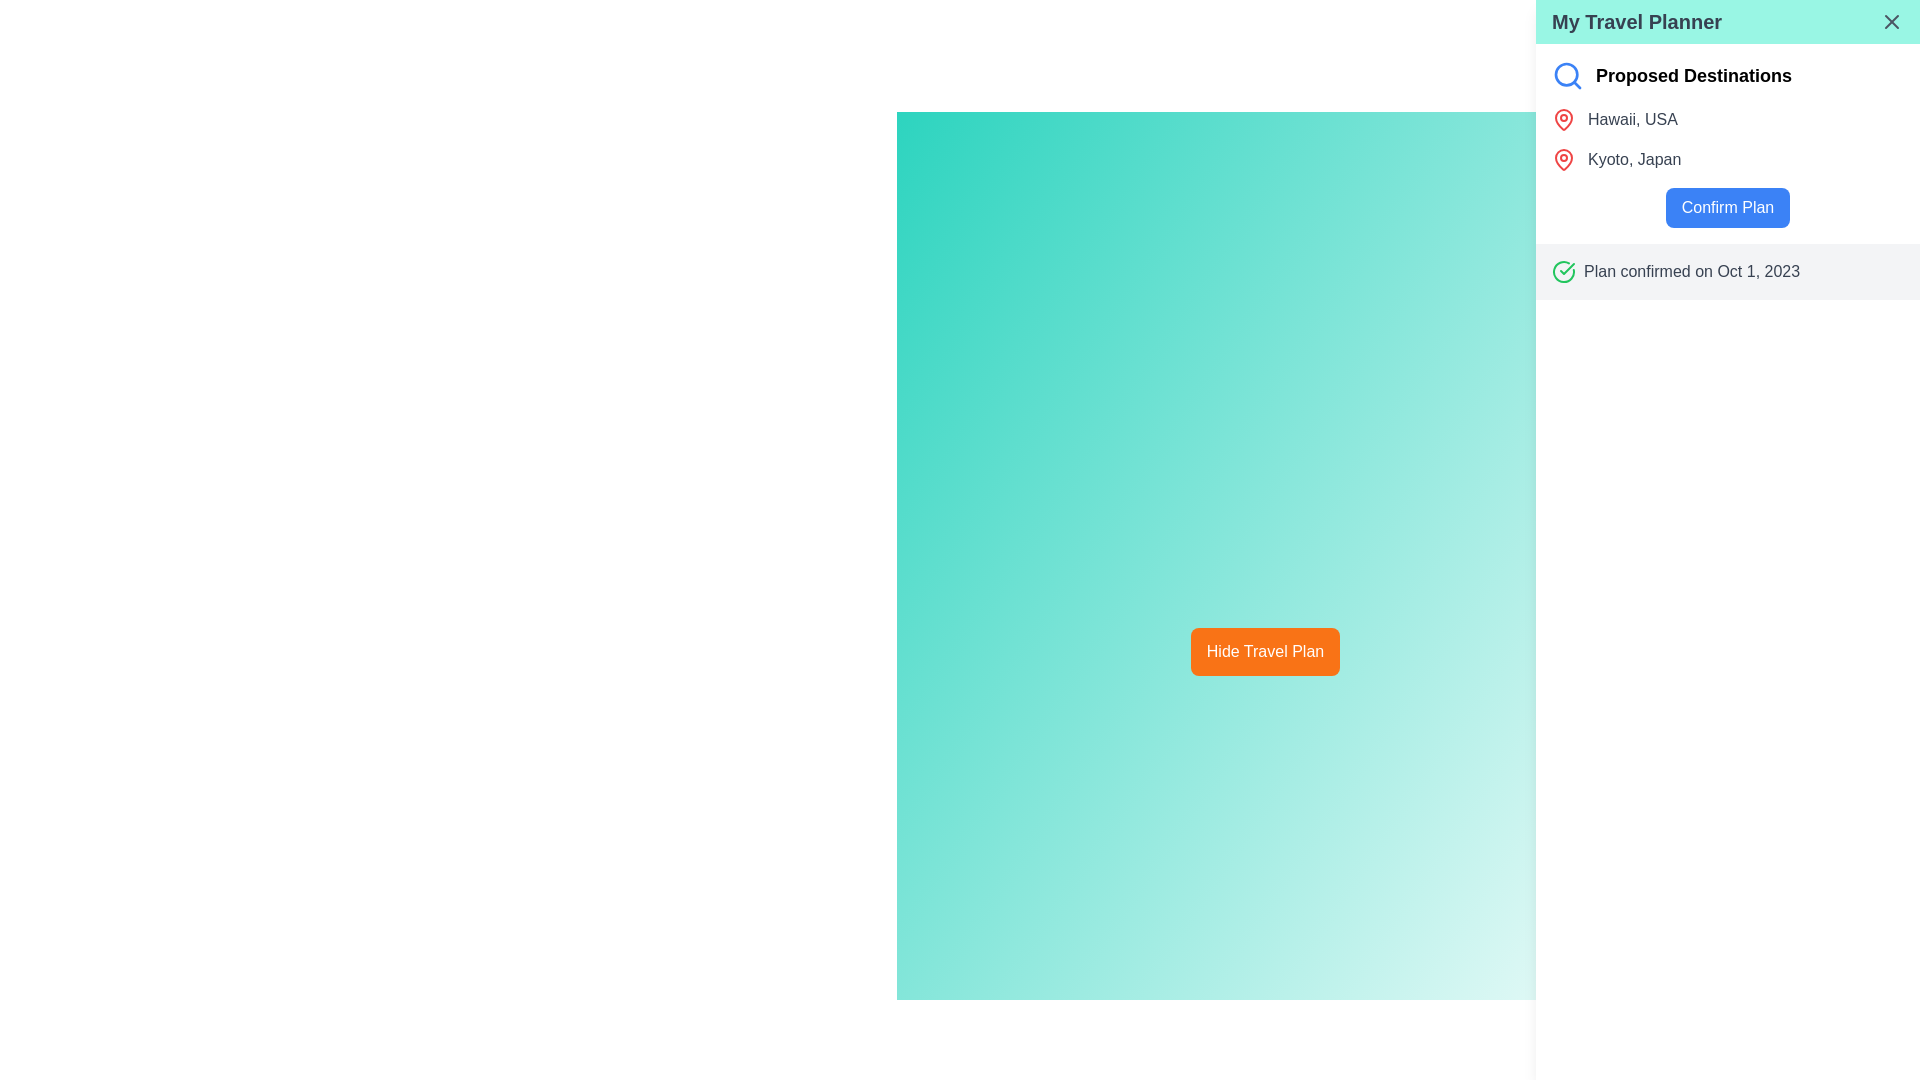 This screenshot has width=1920, height=1080. I want to click on the red pin icon representing a geographical location, located in the right panel under 'My Travel Planner' next to 'Kyoto, Japan', so click(1563, 157).